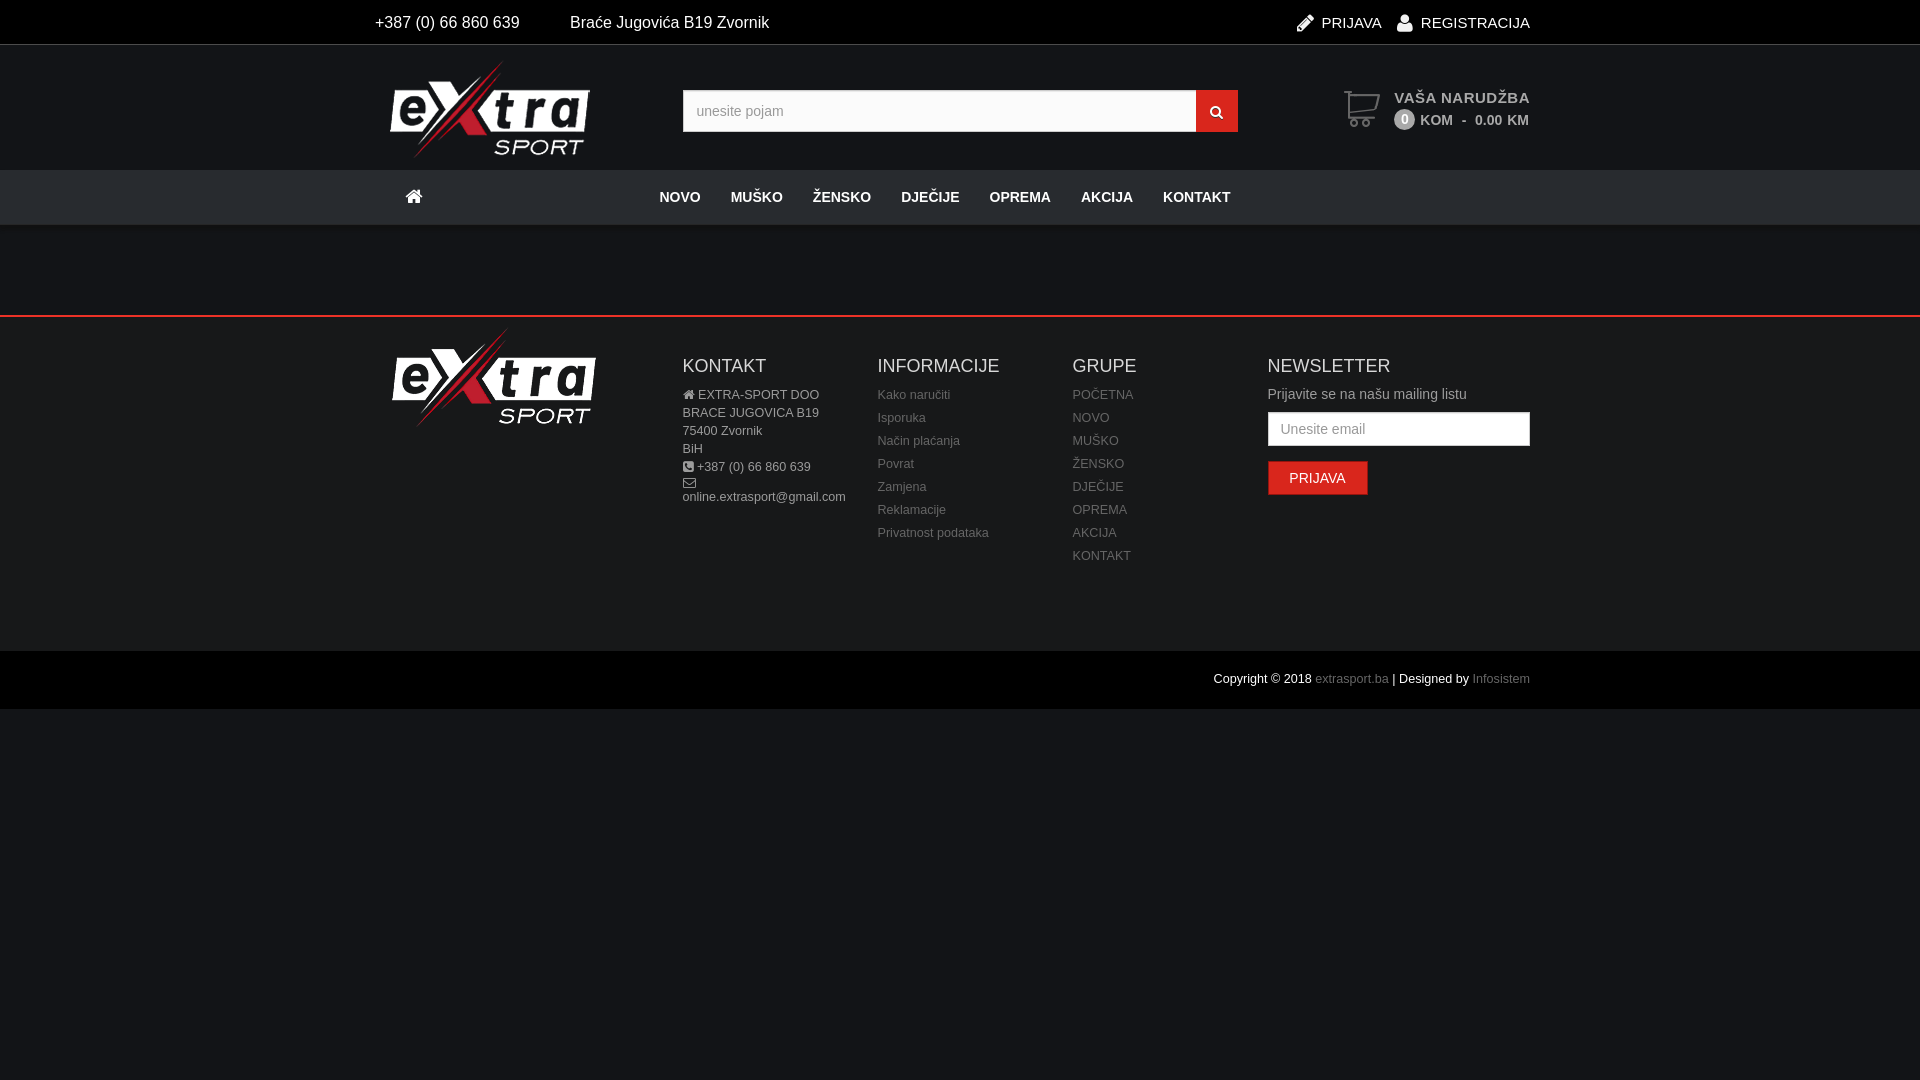 This screenshot has height=1080, width=1920. Describe the element at coordinates (878, 508) in the screenshot. I see `'Reklamacije'` at that location.